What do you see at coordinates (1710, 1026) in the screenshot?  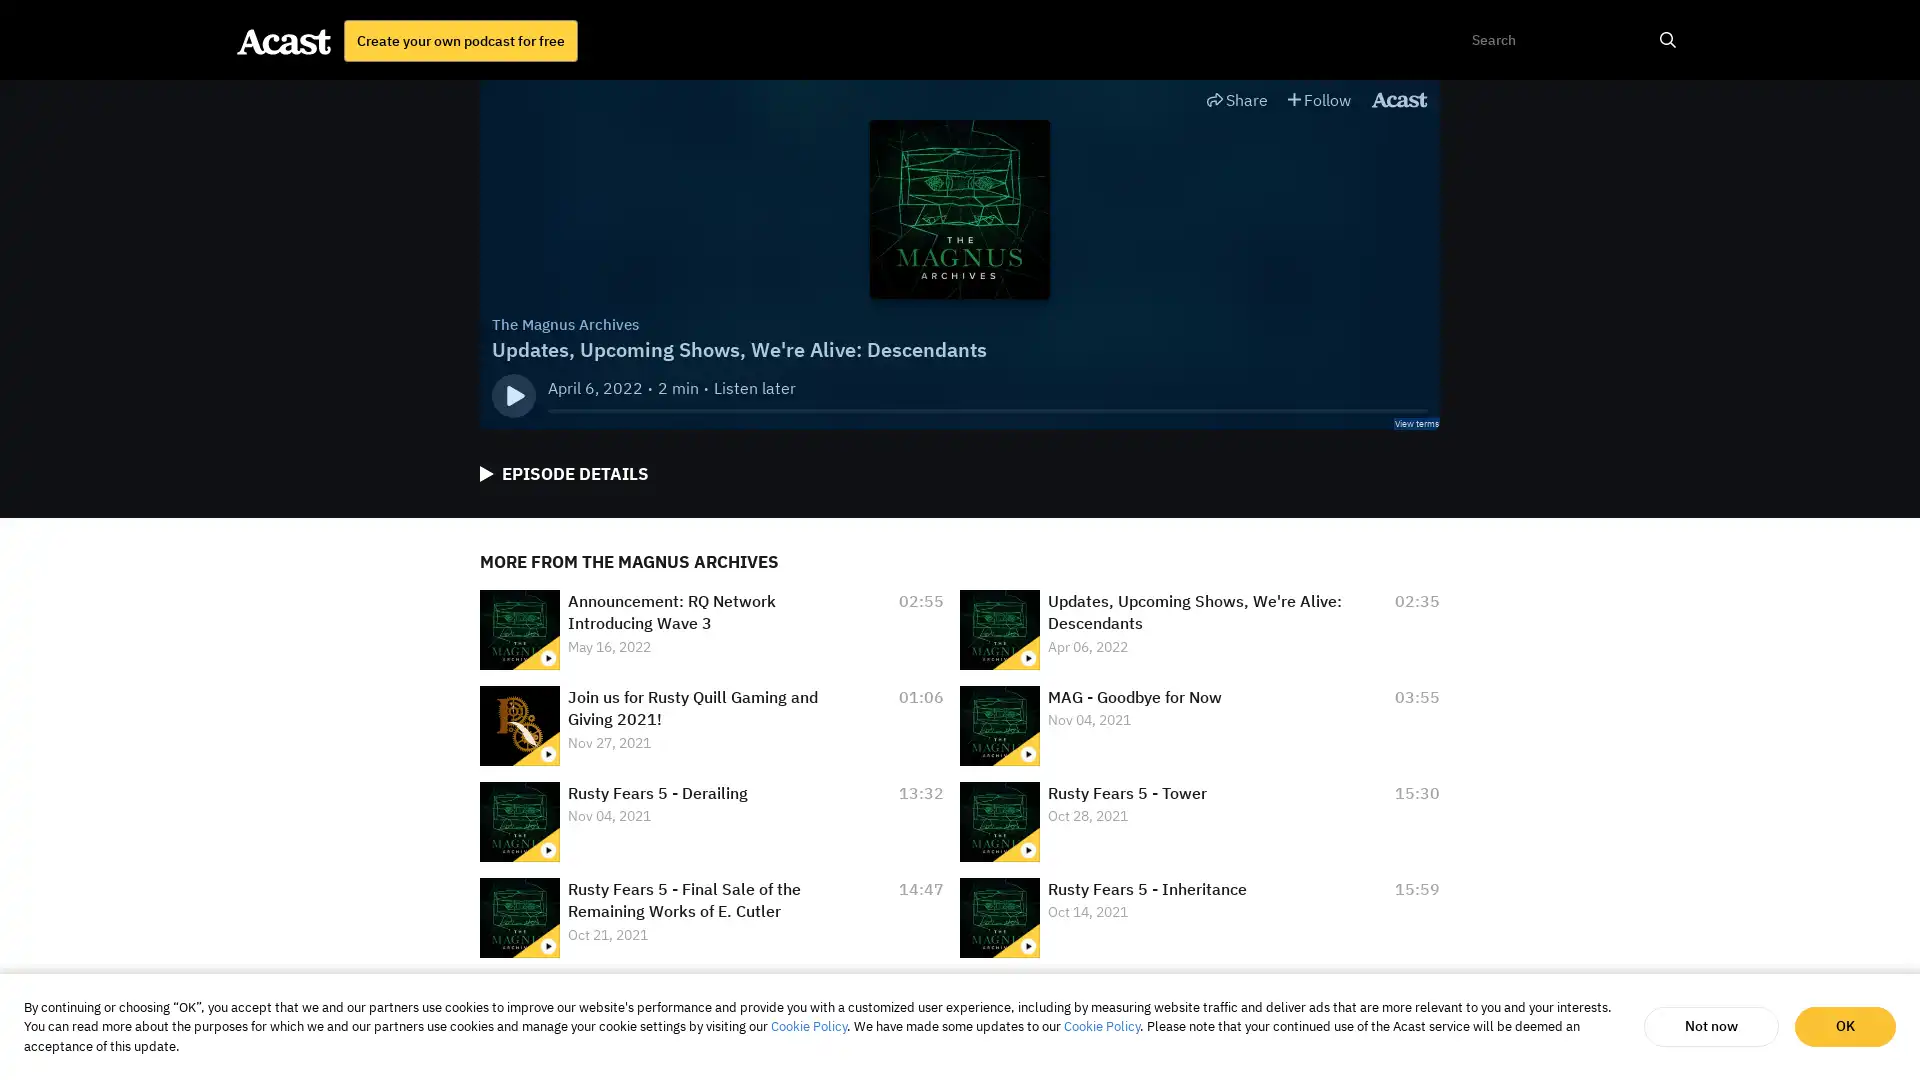 I see `Not now` at bounding box center [1710, 1026].